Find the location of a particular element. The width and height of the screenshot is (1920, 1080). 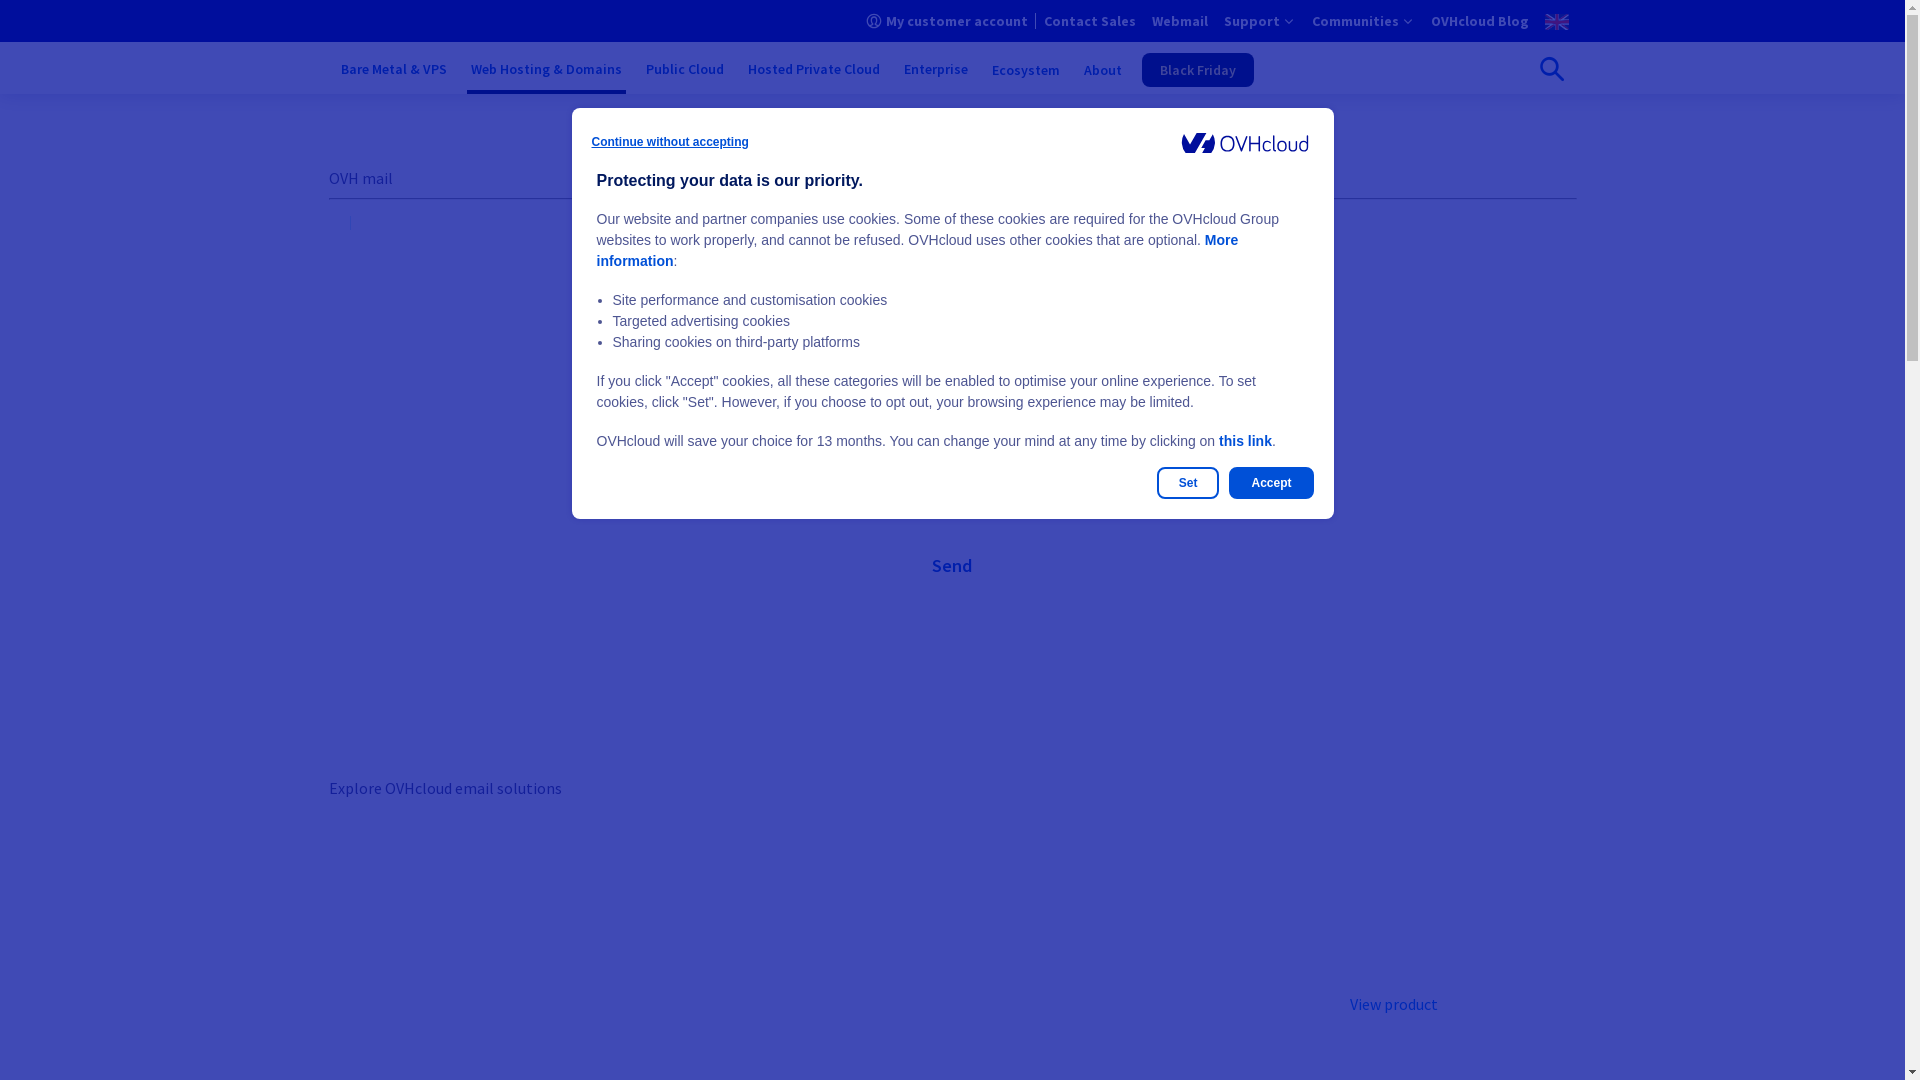

'Black Friday' is located at coordinates (1198, 68).